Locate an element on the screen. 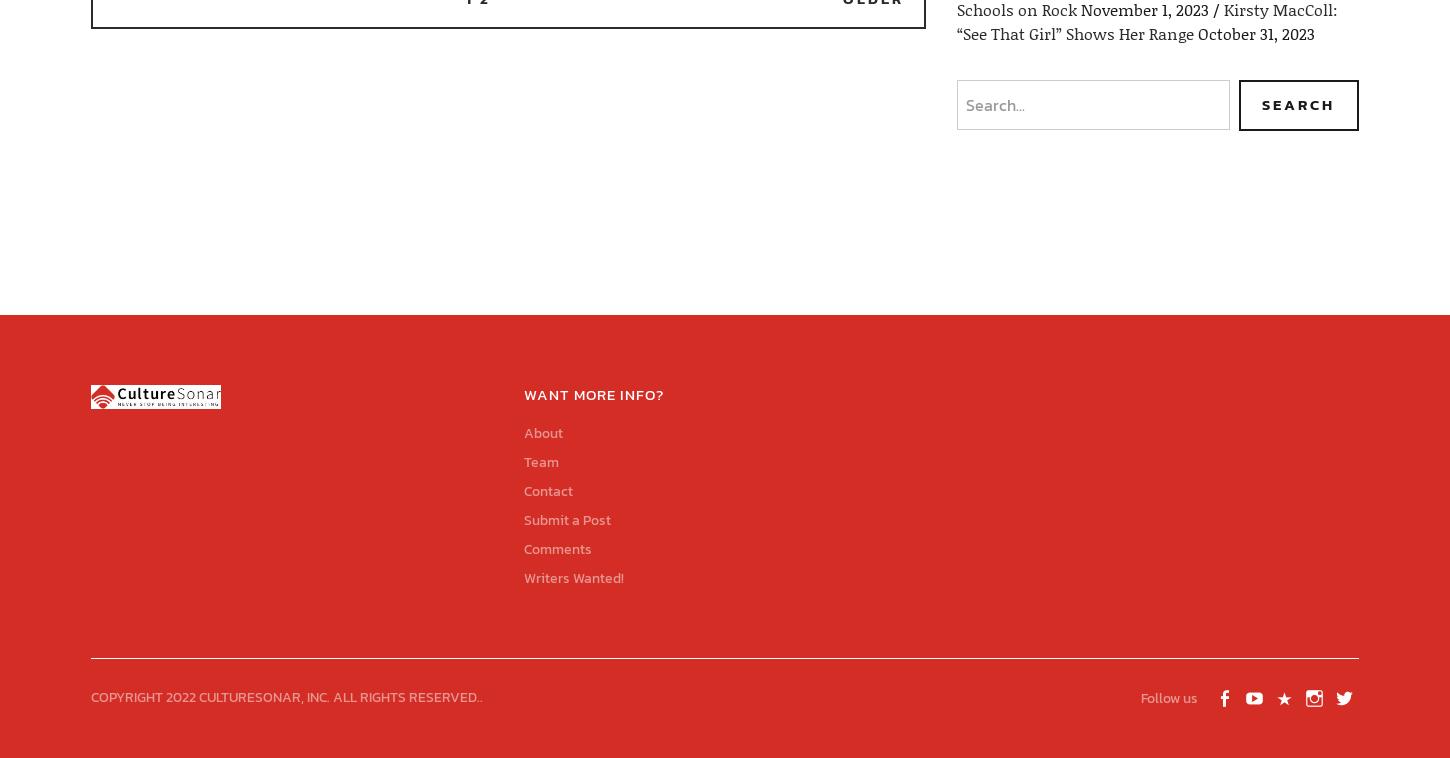 The height and width of the screenshot is (758, 1450). 'Team' is located at coordinates (540, 460).